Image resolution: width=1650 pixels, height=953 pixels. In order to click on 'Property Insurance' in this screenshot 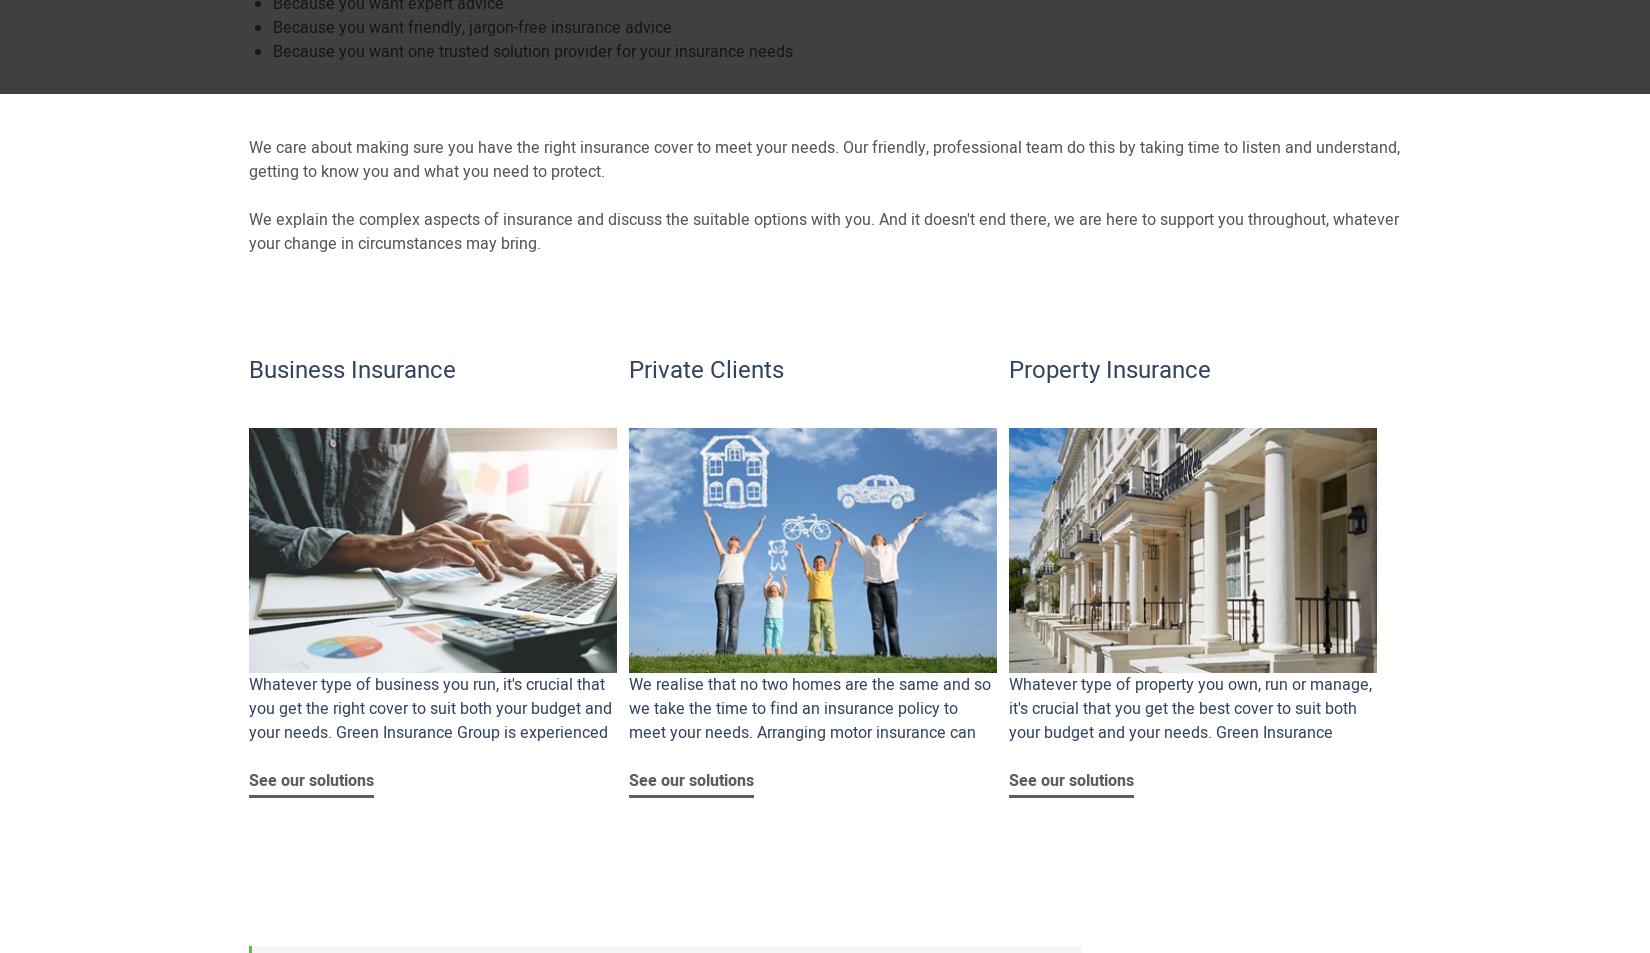, I will do `click(1109, 369)`.